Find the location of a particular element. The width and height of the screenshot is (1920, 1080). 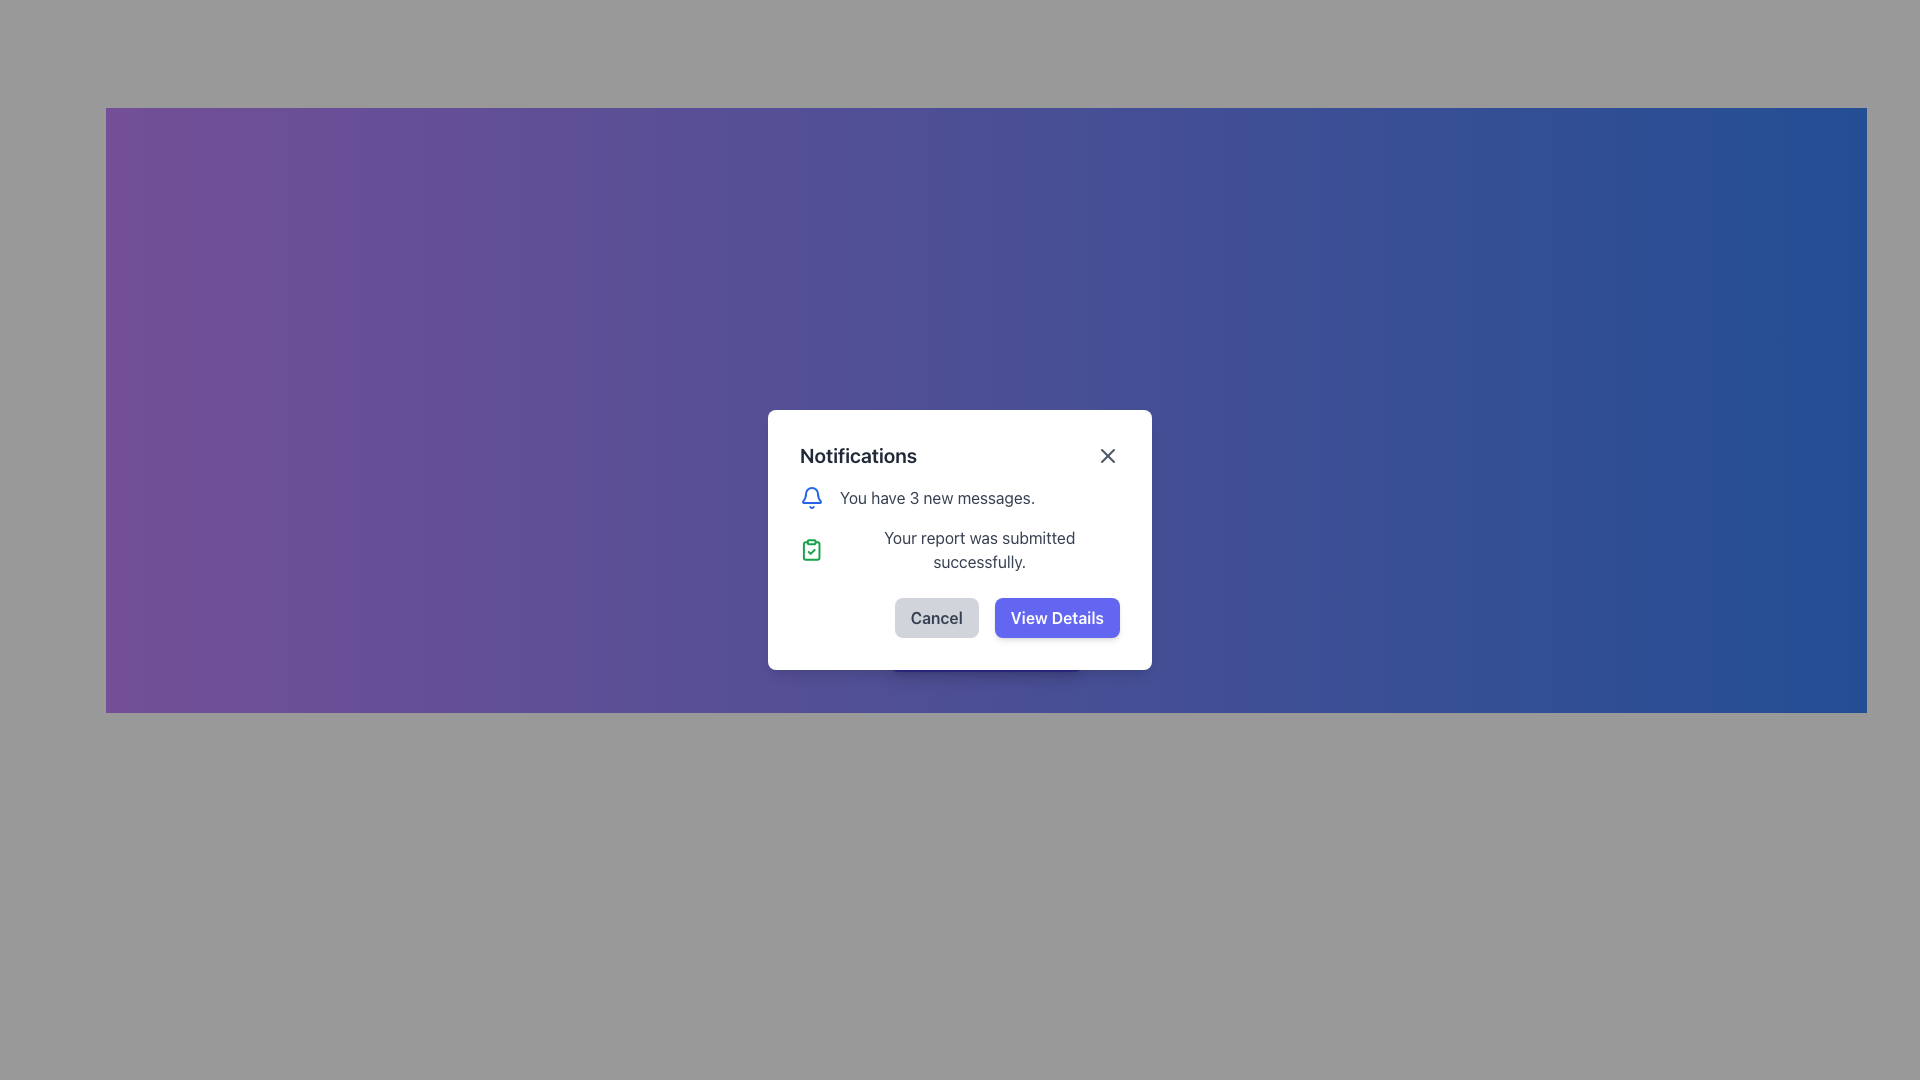

the cancel button located at the bottom-left of the modal, positioned next to the 'View Details' button, to enable keyboard navigation is located at coordinates (935, 616).